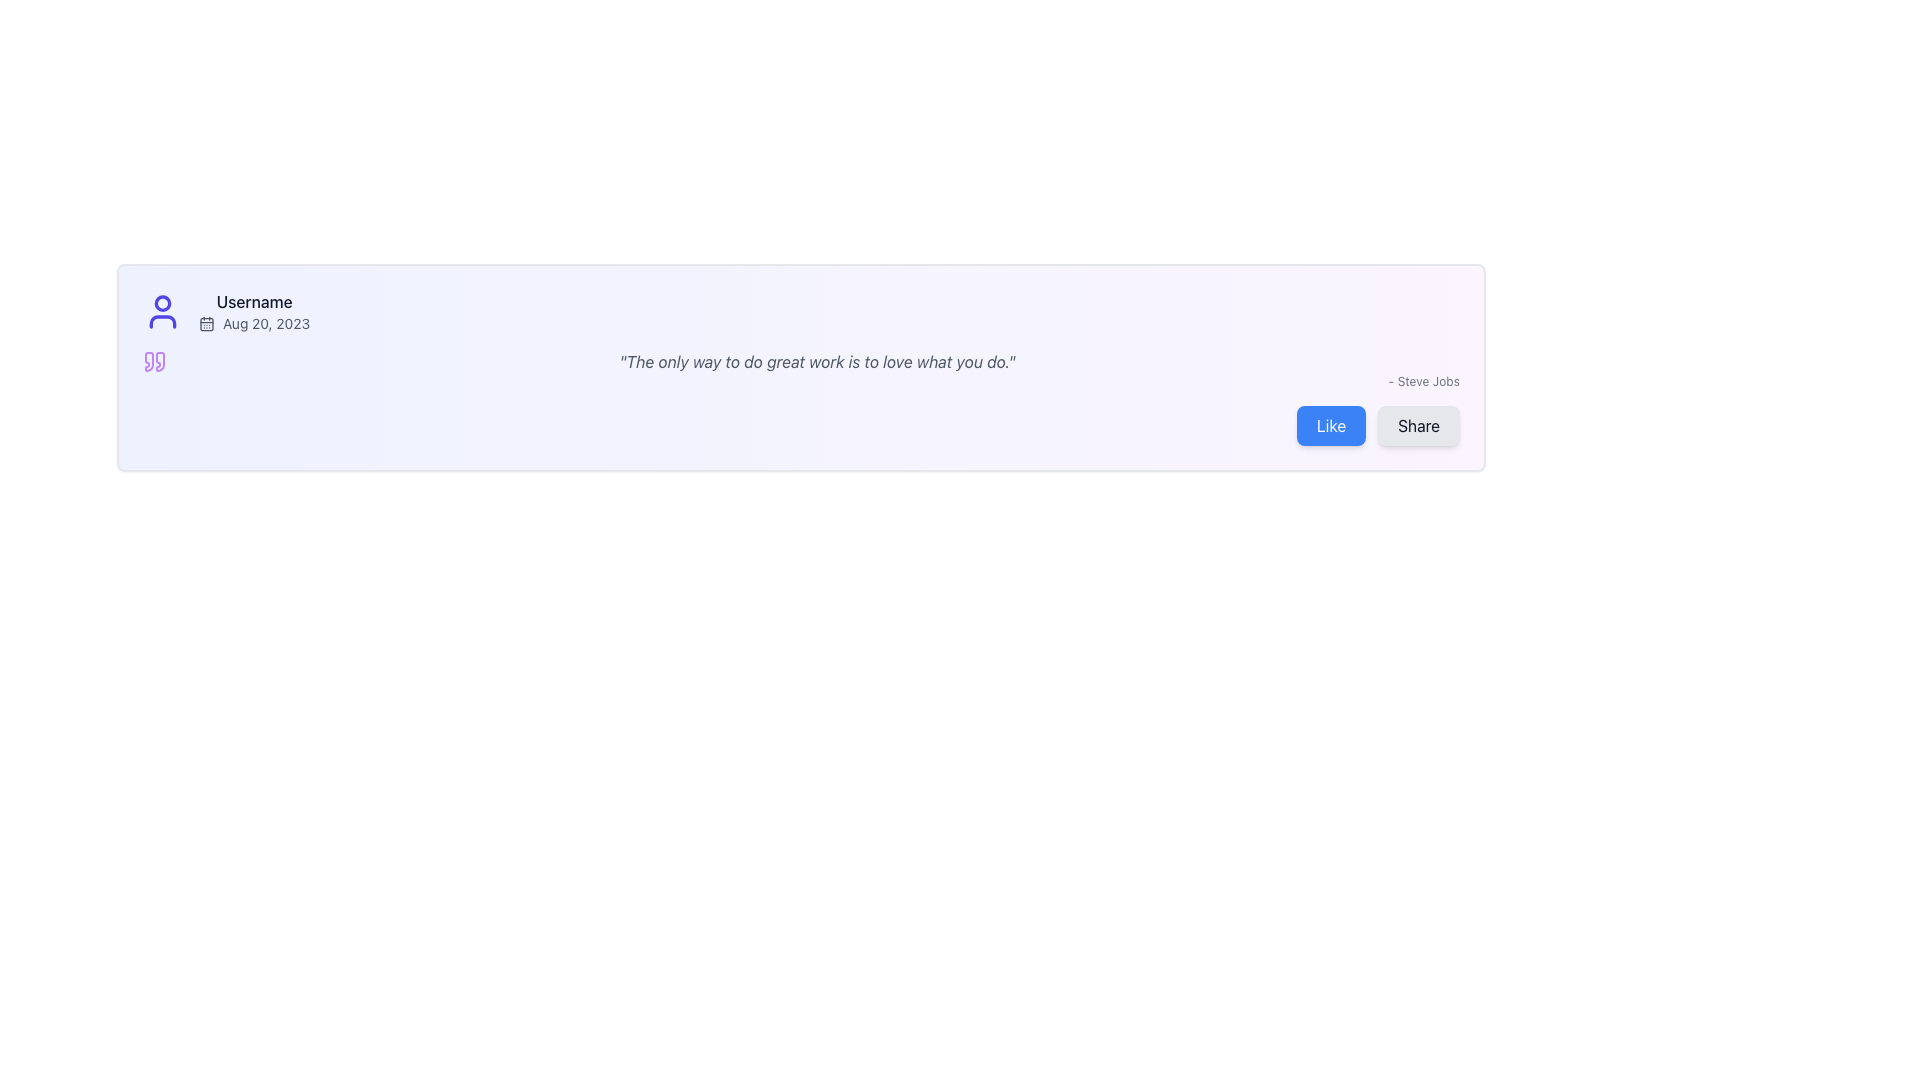  What do you see at coordinates (801, 370) in the screenshot?
I see `quote displayed in the Text Display Element, which contains the text 'The only way to do great work is to love what you do.' attributed to Steve Jobs` at bounding box center [801, 370].